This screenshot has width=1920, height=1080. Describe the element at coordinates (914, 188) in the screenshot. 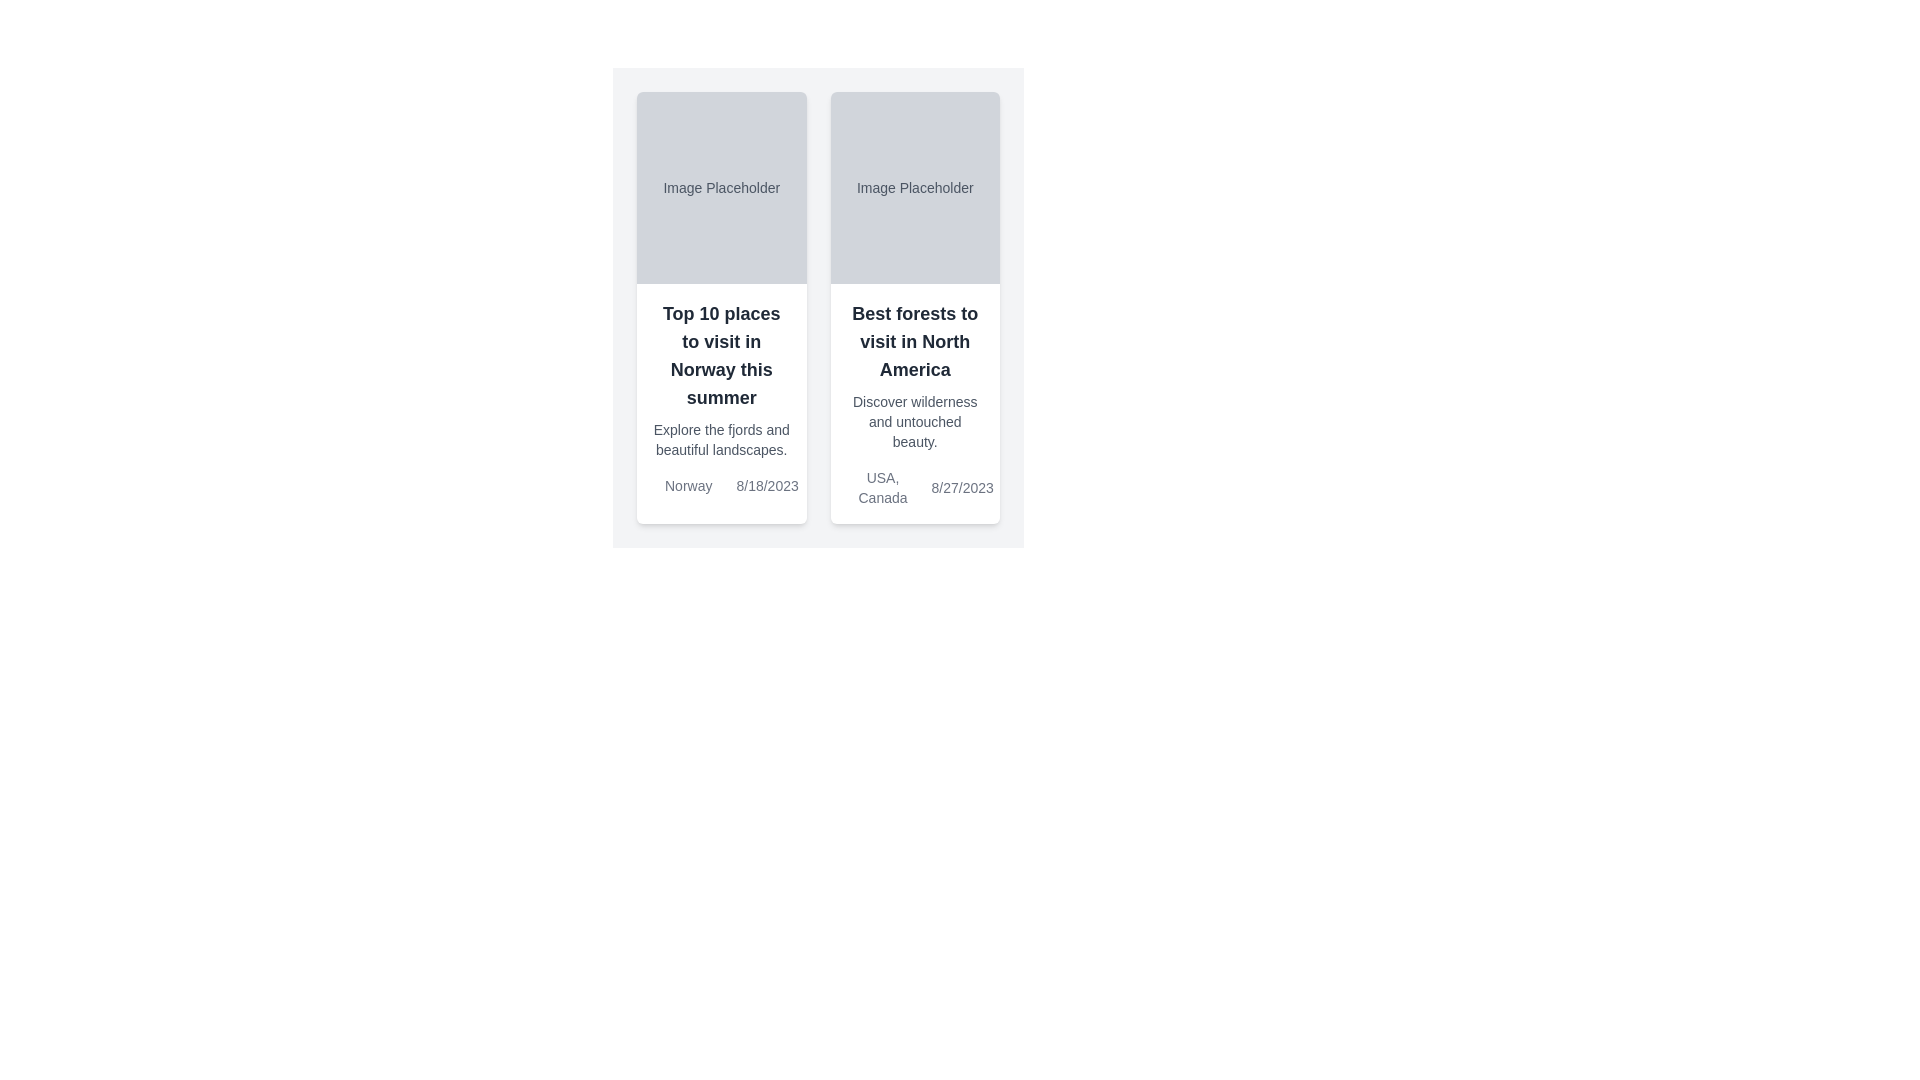

I see `the image placeholder located at the top of the card titled 'Best forests to visit in North America'` at that location.